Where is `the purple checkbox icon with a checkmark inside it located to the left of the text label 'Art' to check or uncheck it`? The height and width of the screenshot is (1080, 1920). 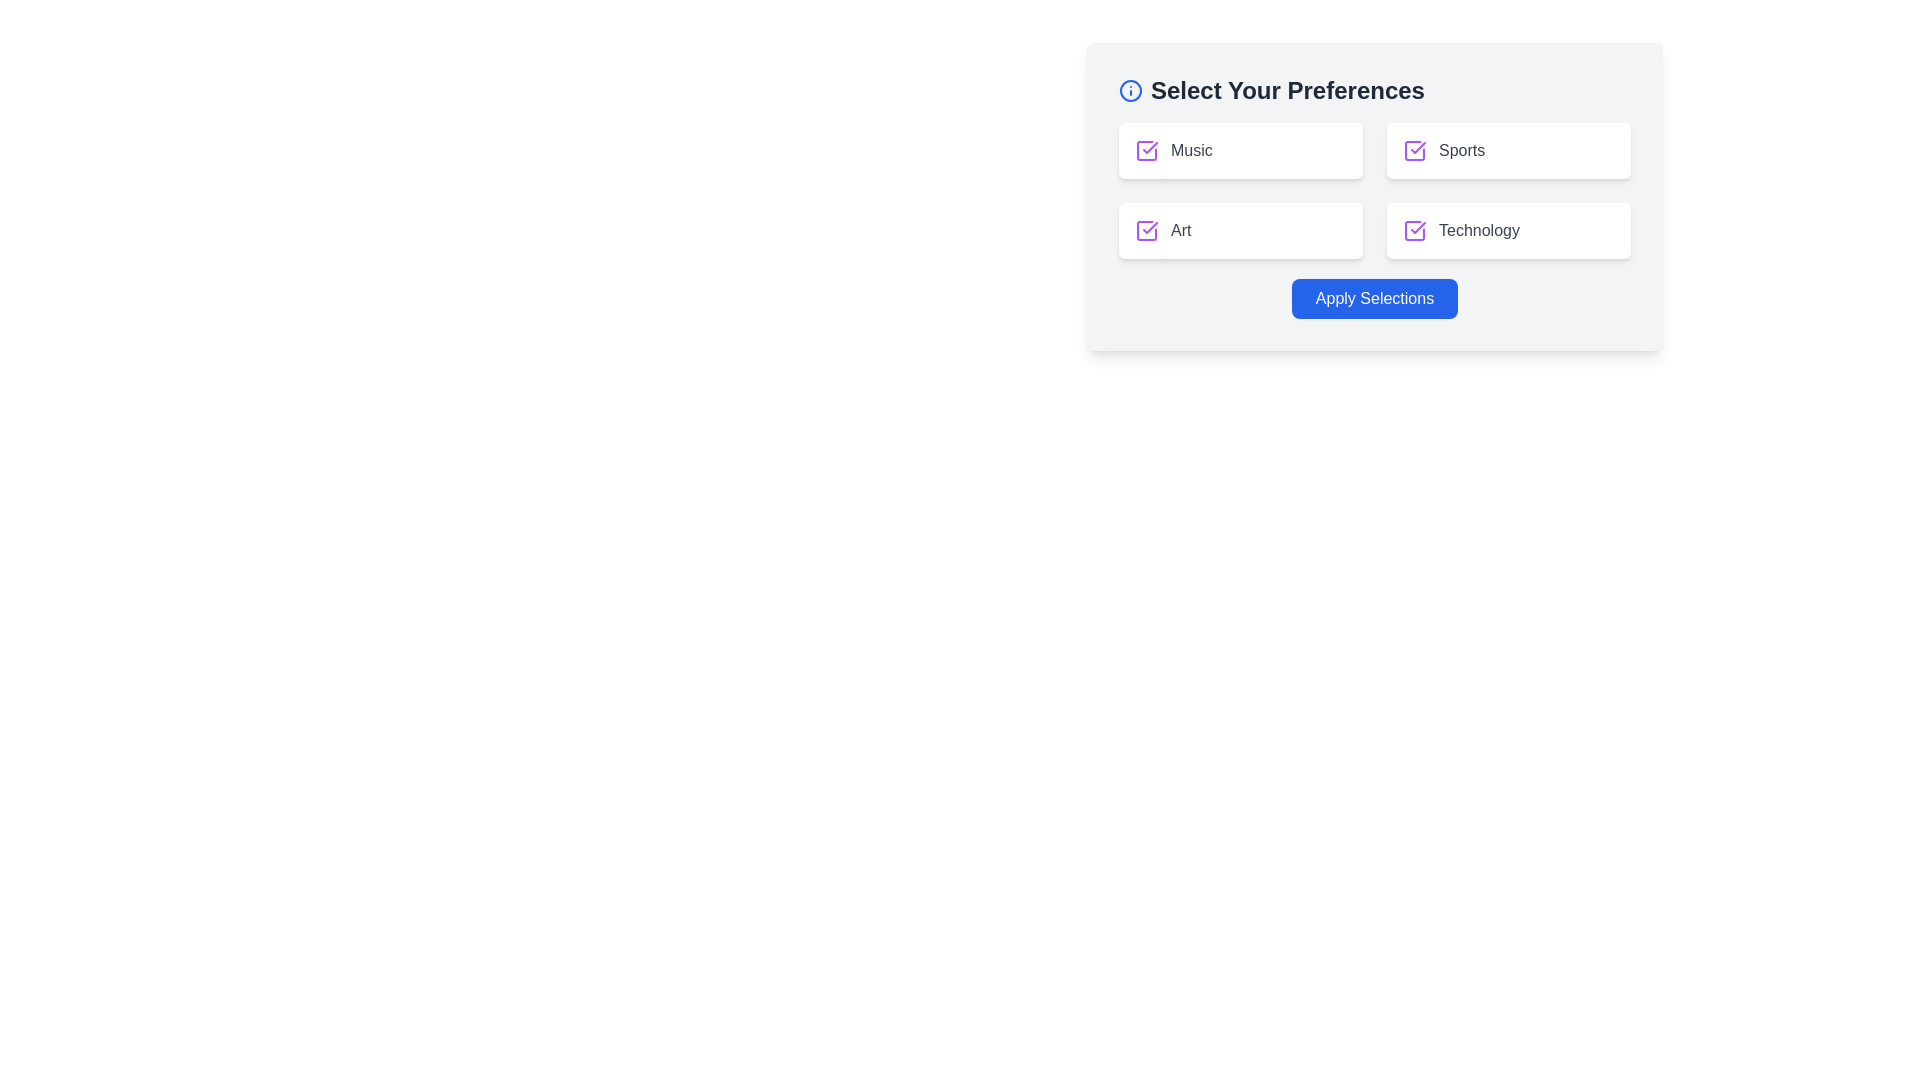 the purple checkbox icon with a checkmark inside it located to the left of the text label 'Art' to check or uncheck it is located at coordinates (1147, 230).